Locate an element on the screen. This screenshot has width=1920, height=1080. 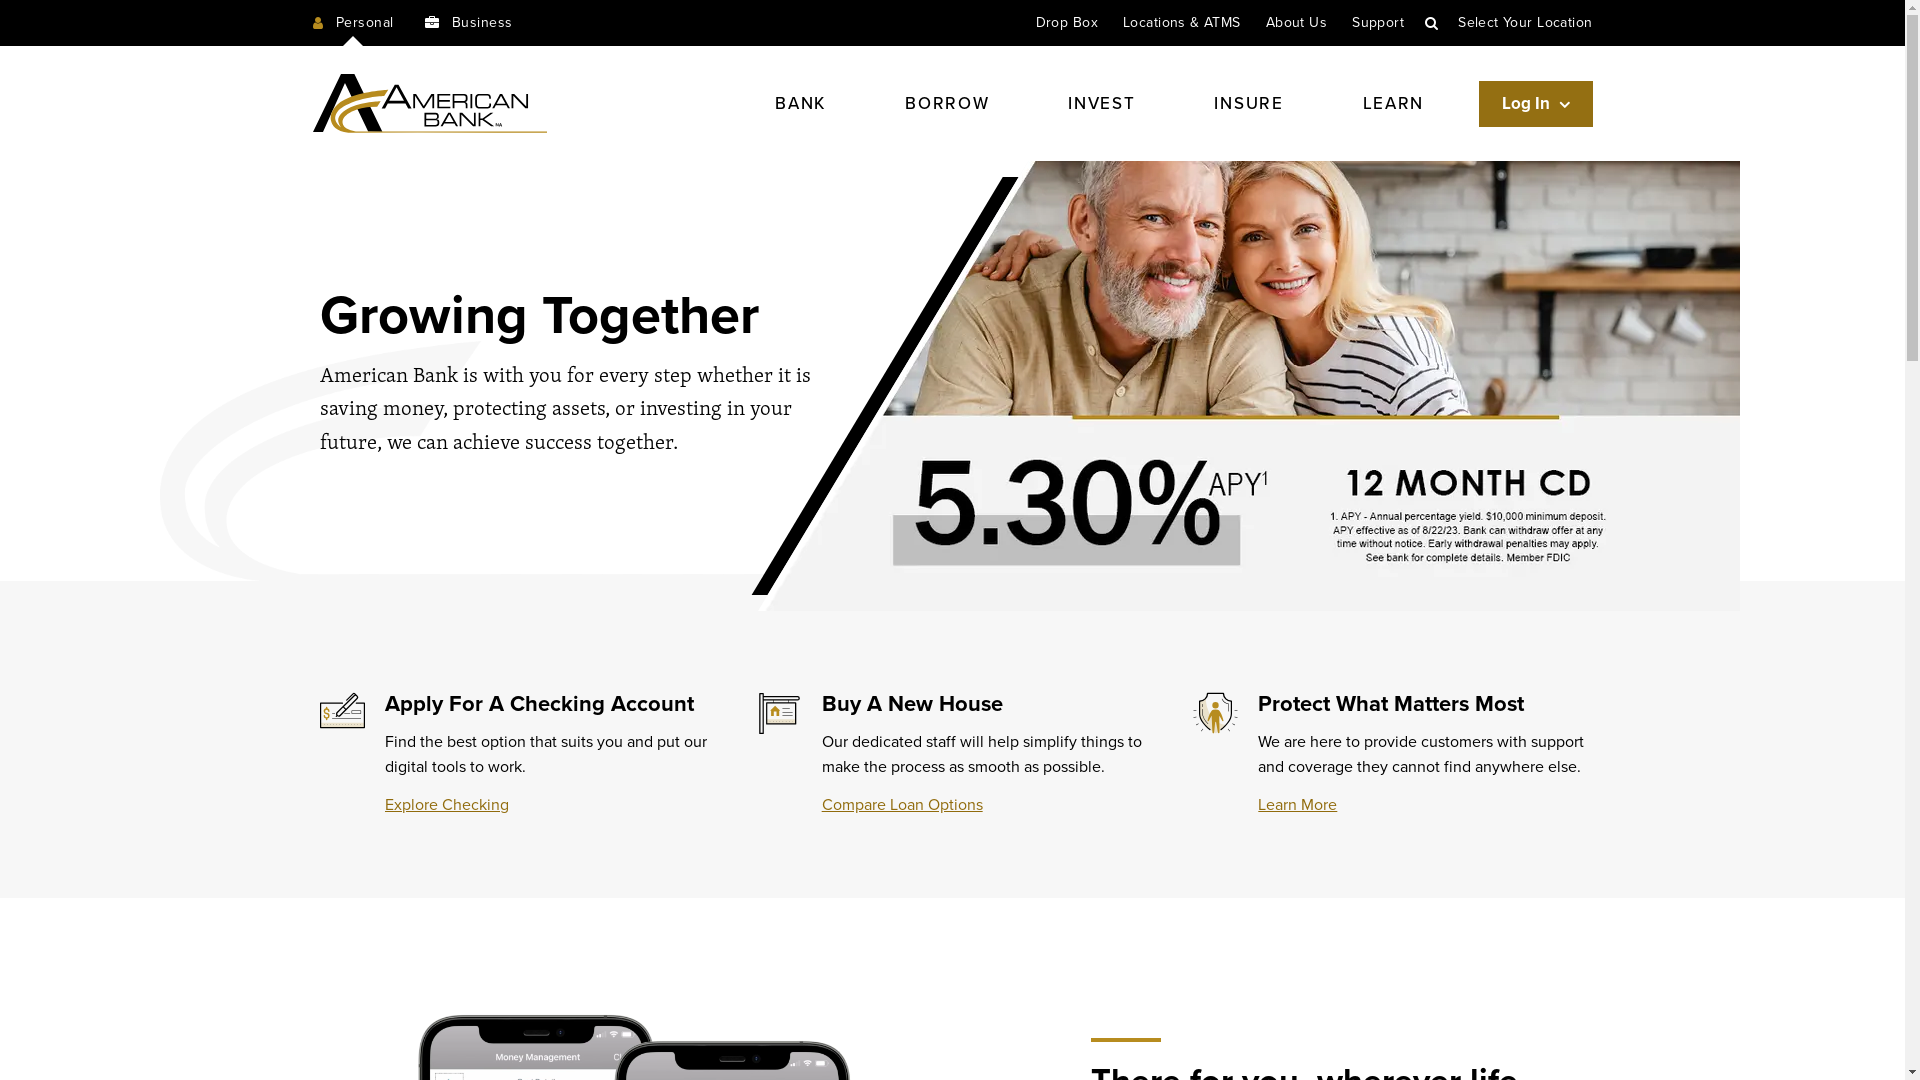
'LEARN' is located at coordinates (1392, 103).